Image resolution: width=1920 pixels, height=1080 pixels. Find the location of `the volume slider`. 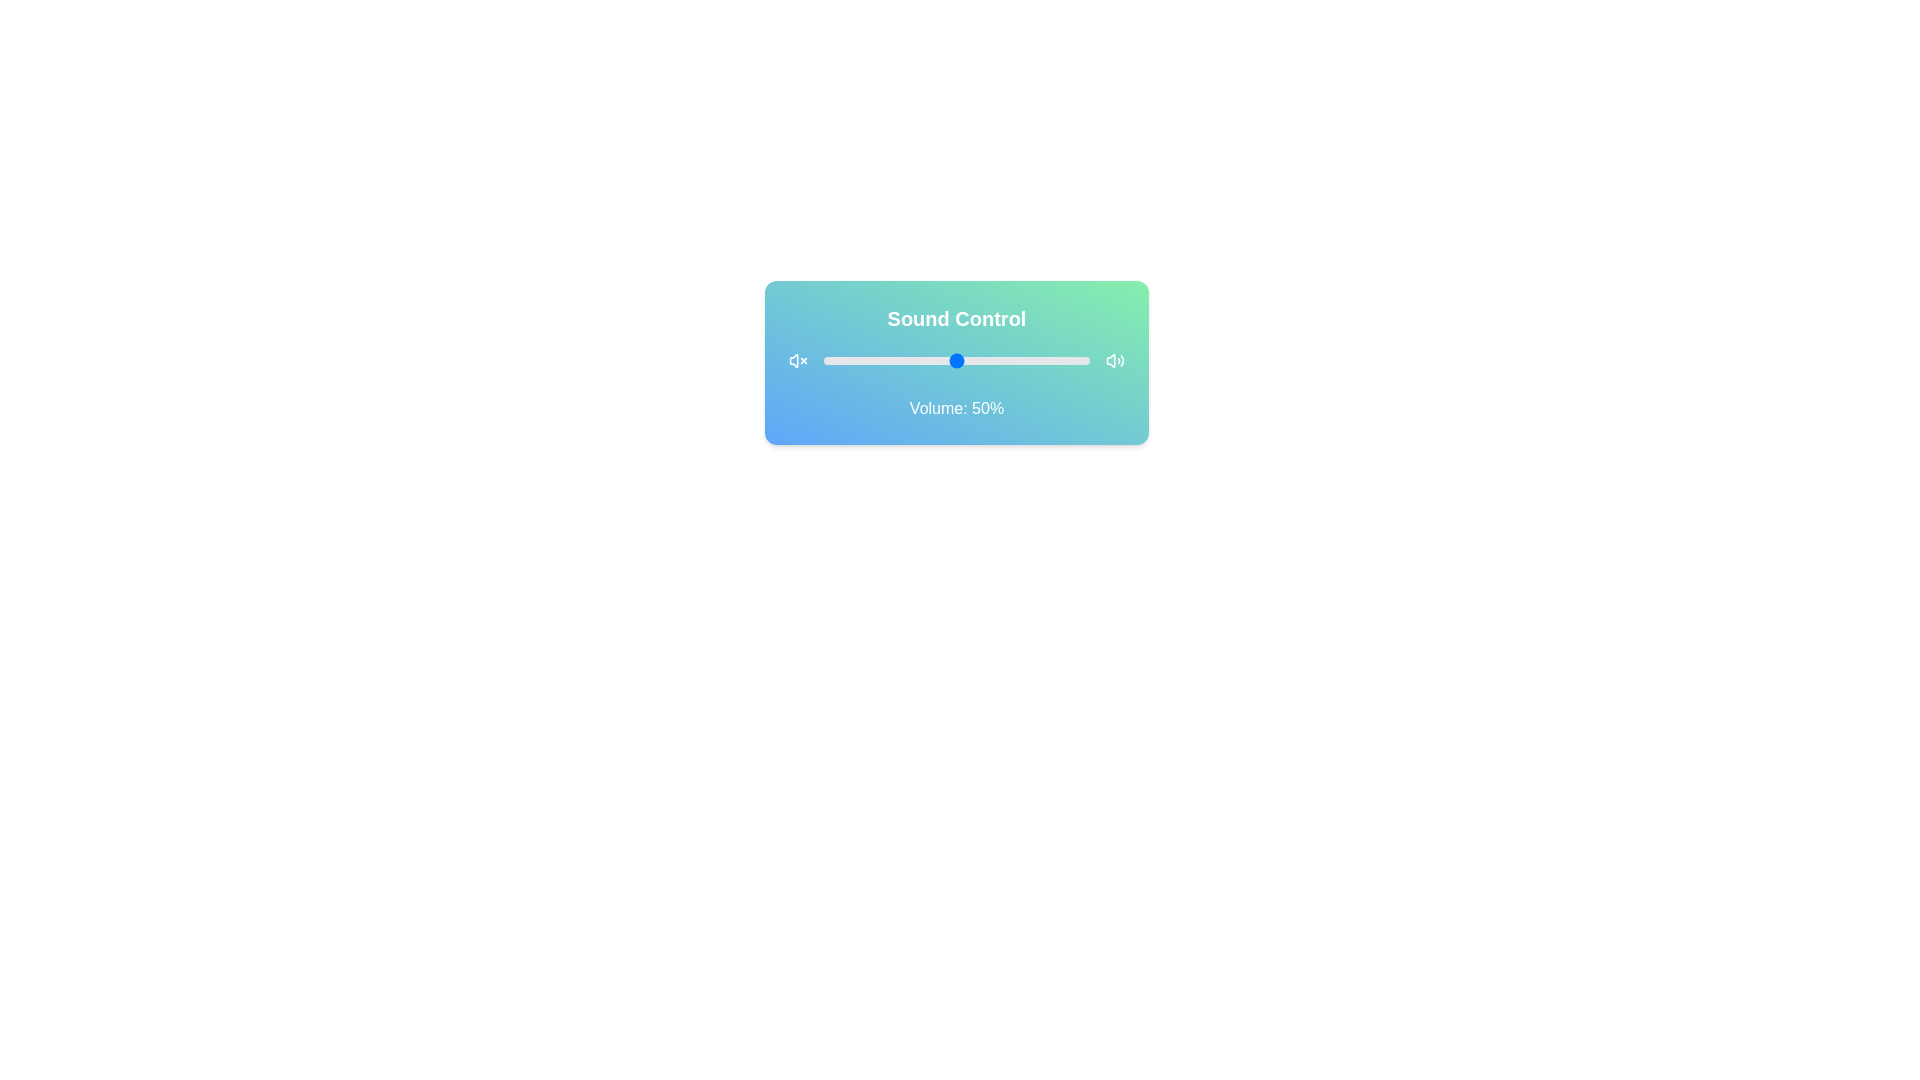

the volume slider is located at coordinates (858, 361).